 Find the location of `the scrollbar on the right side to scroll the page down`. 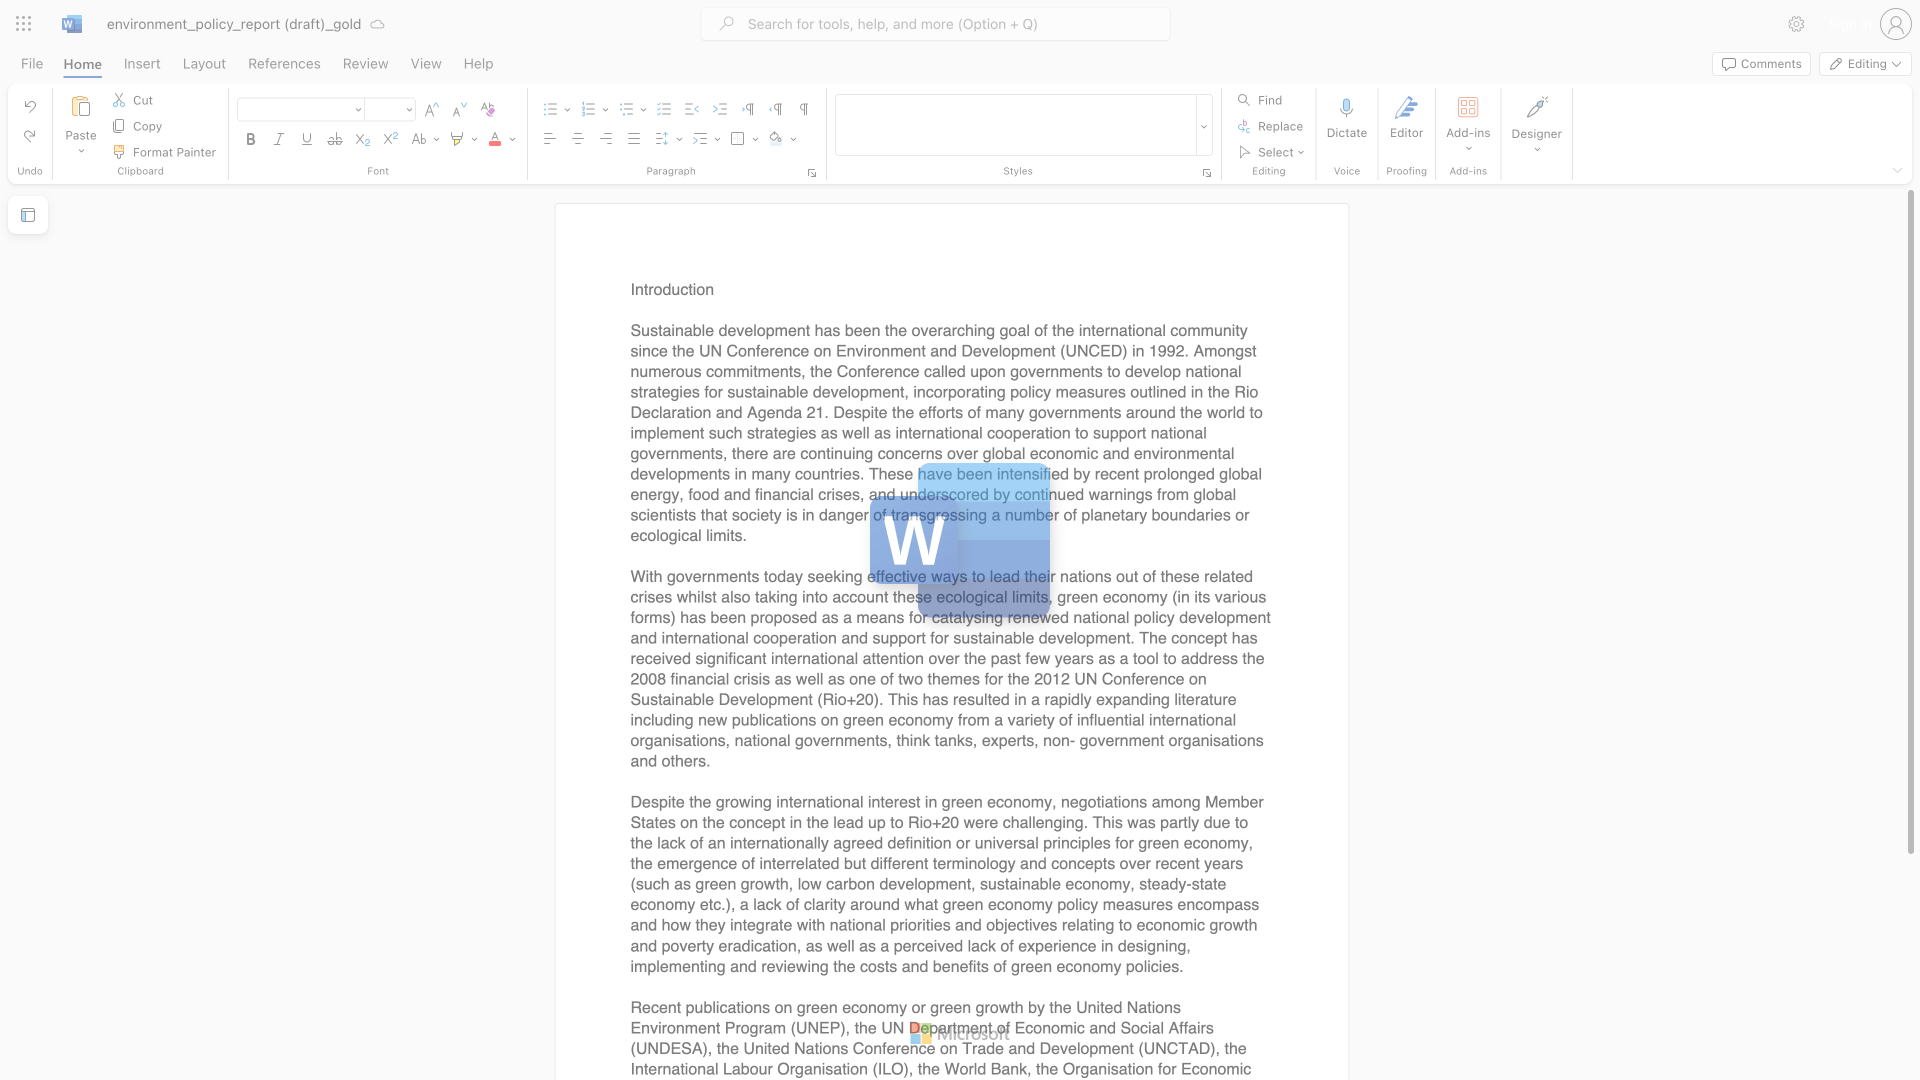

the scrollbar on the right side to scroll the page down is located at coordinates (1909, 1039).